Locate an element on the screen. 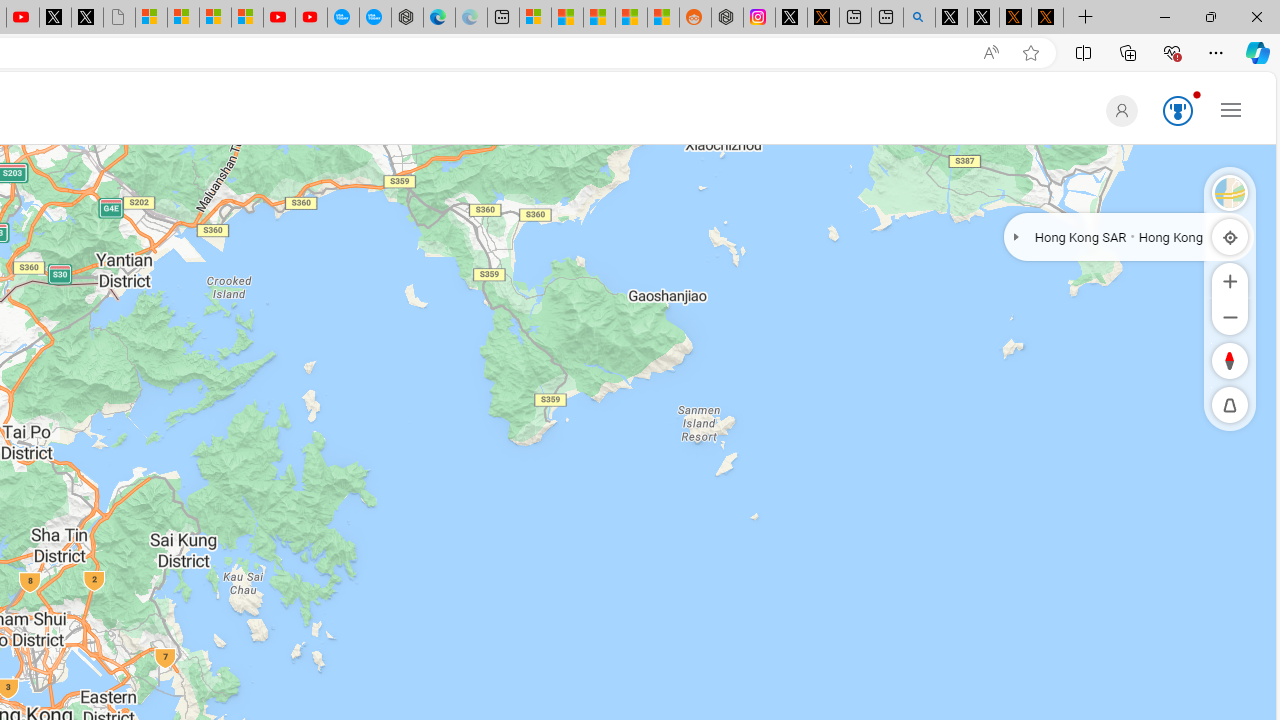  'Eugene' is located at coordinates (1117, 110).